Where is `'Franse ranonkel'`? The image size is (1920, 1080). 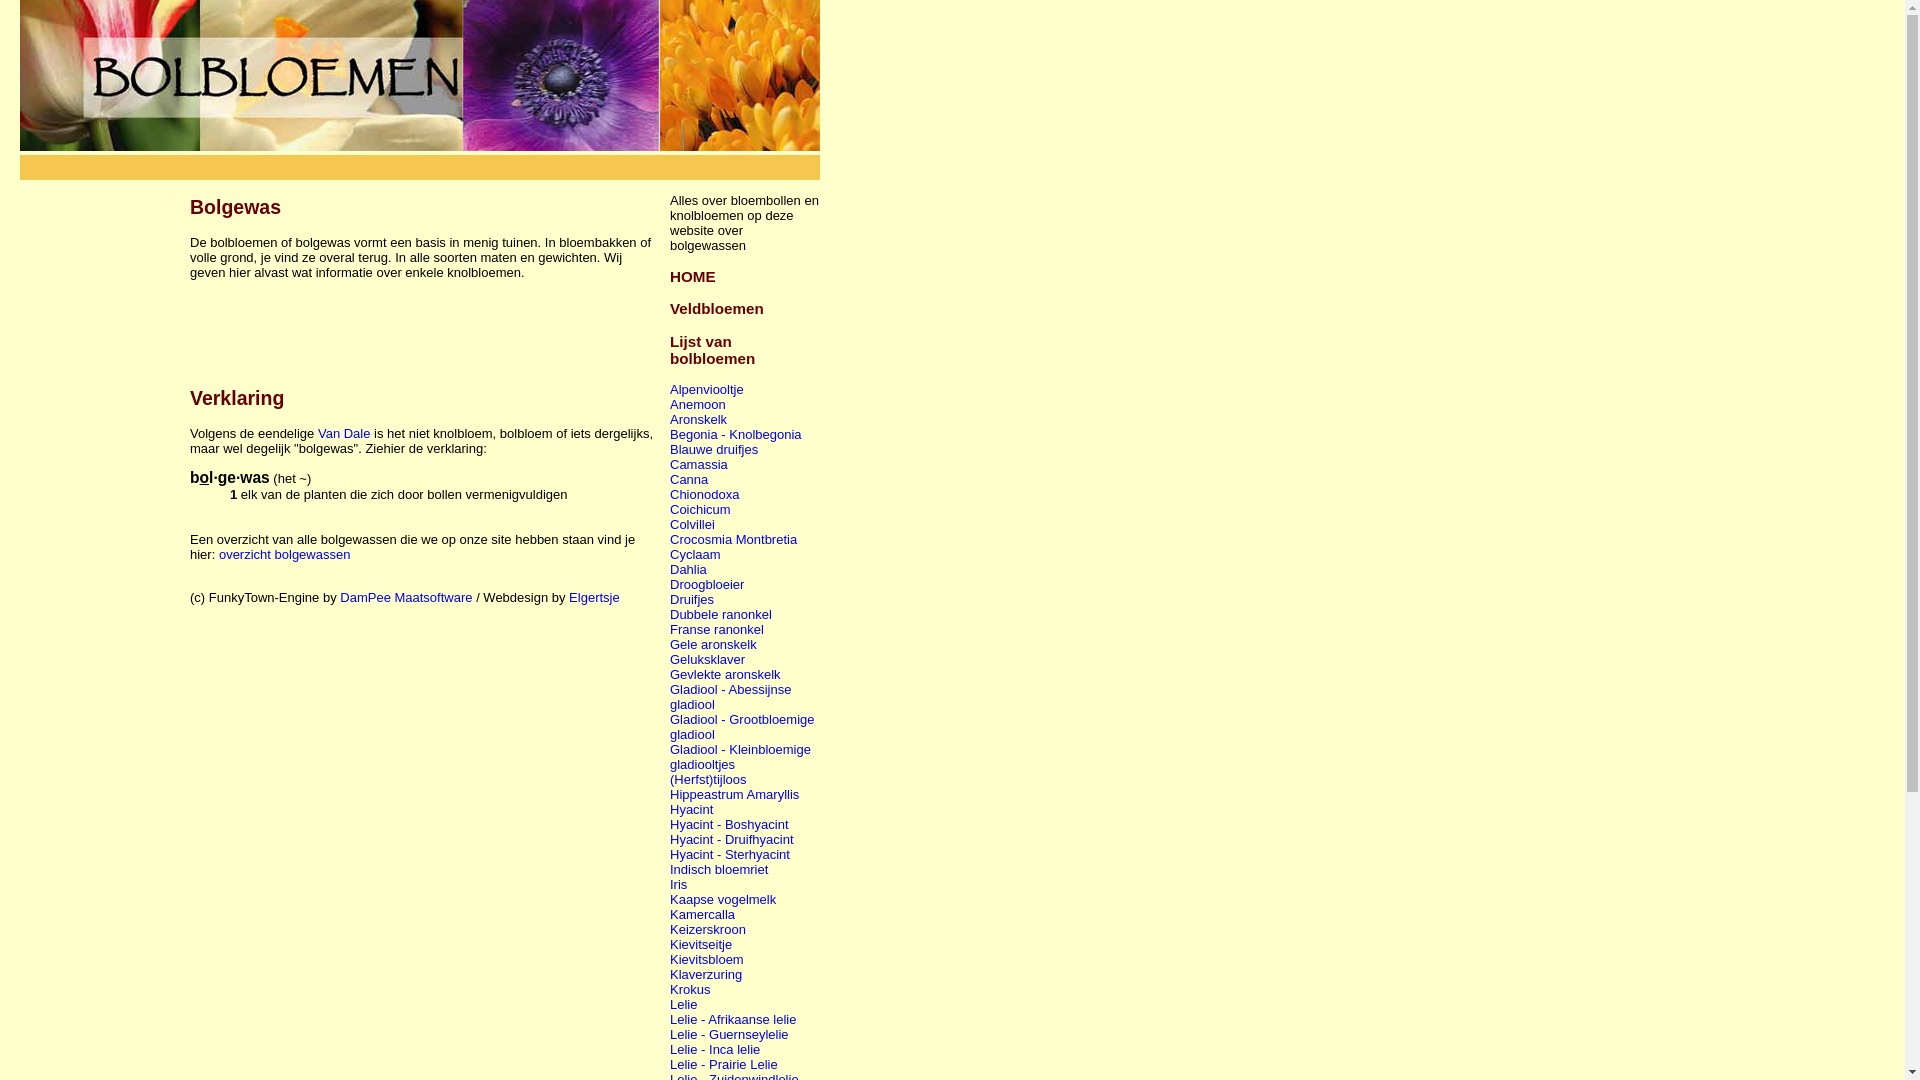
'Franse ranonkel' is located at coordinates (716, 628).